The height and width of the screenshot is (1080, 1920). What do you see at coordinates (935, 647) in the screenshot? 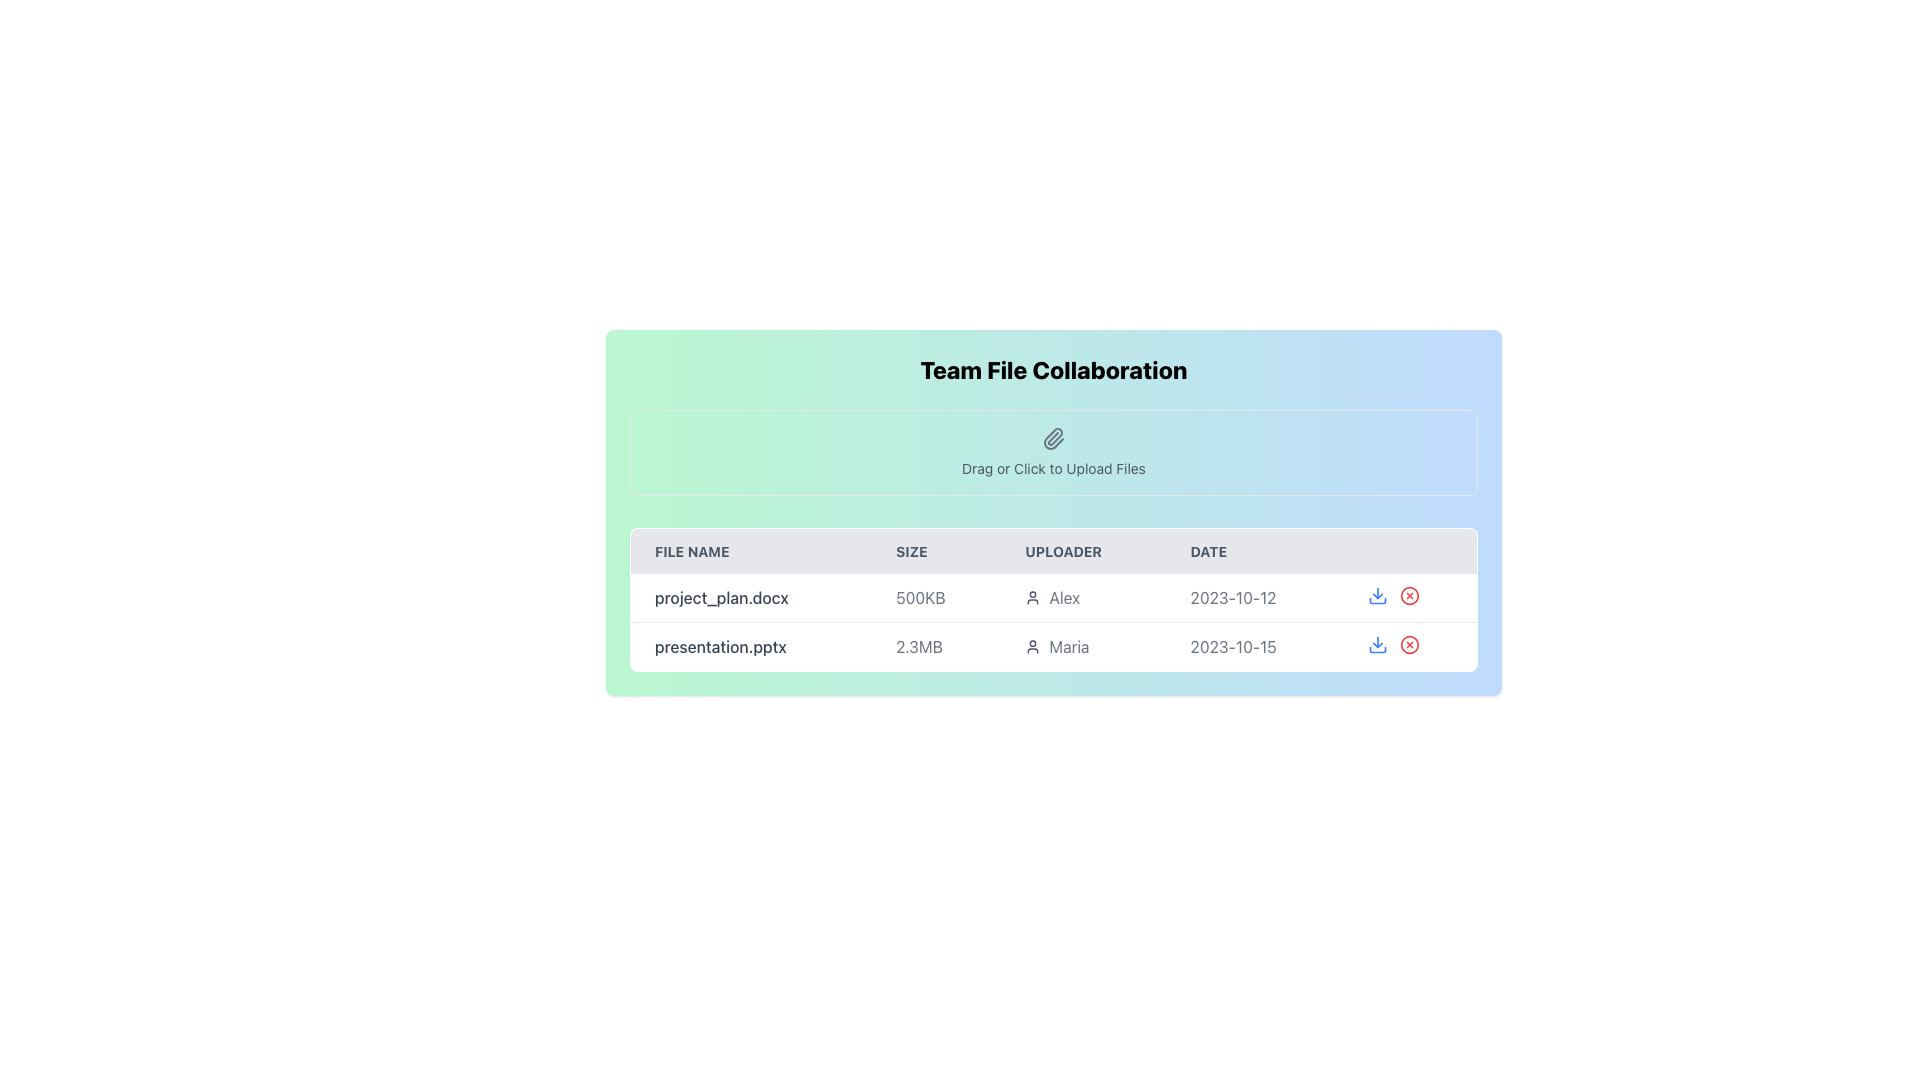
I see `the text displaying the size of the file 'presentation.pptx' in the second row of the file listing table under the 'SIZE' column` at bounding box center [935, 647].